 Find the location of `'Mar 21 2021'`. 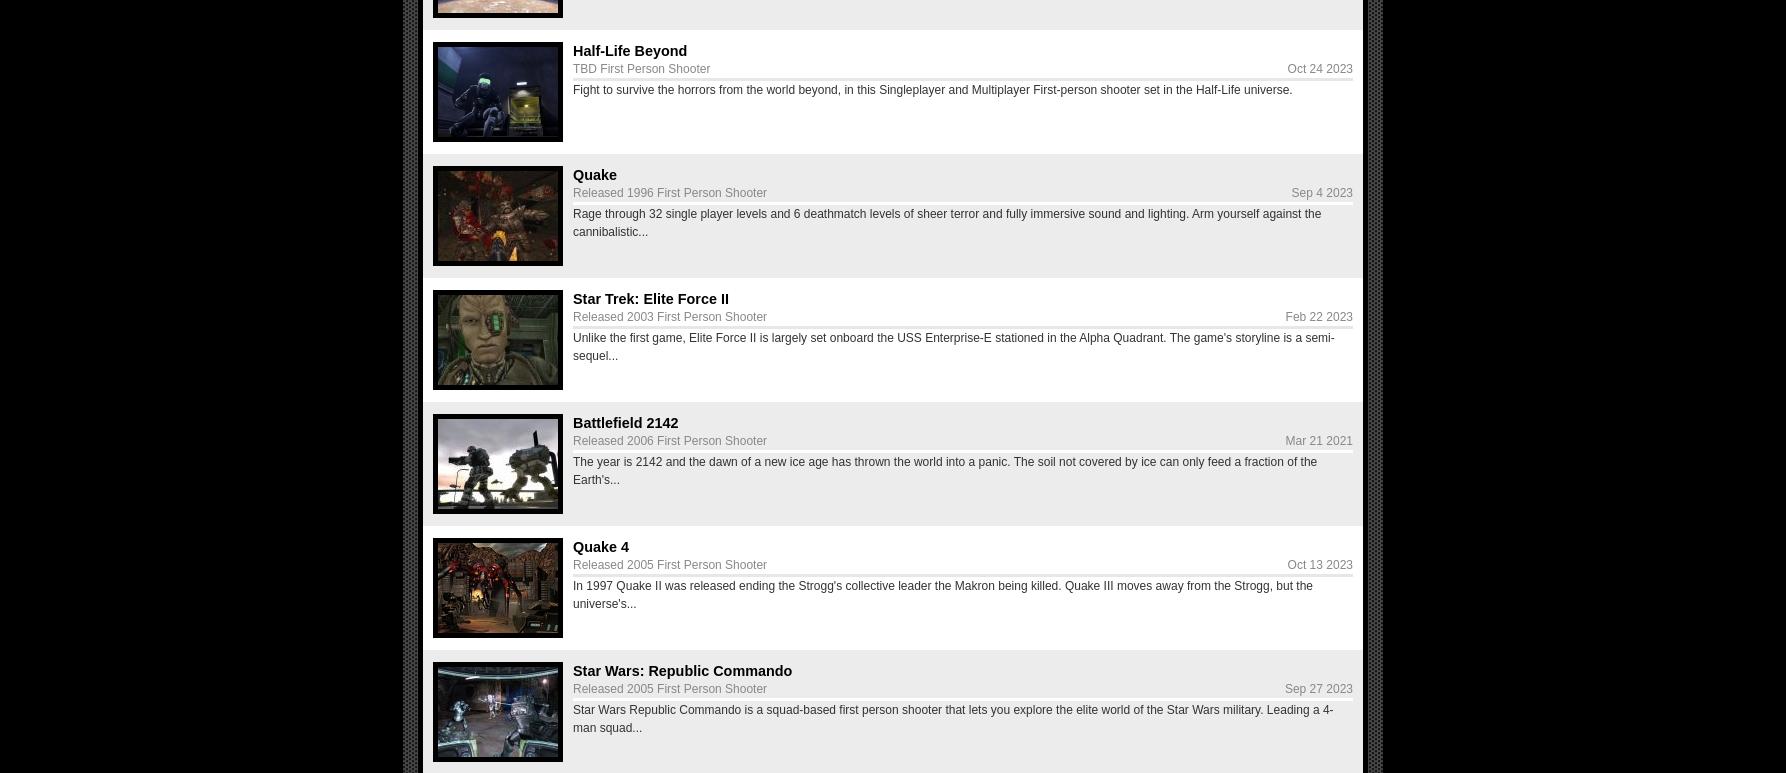

'Mar 21 2021' is located at coordinates (1318, 440).